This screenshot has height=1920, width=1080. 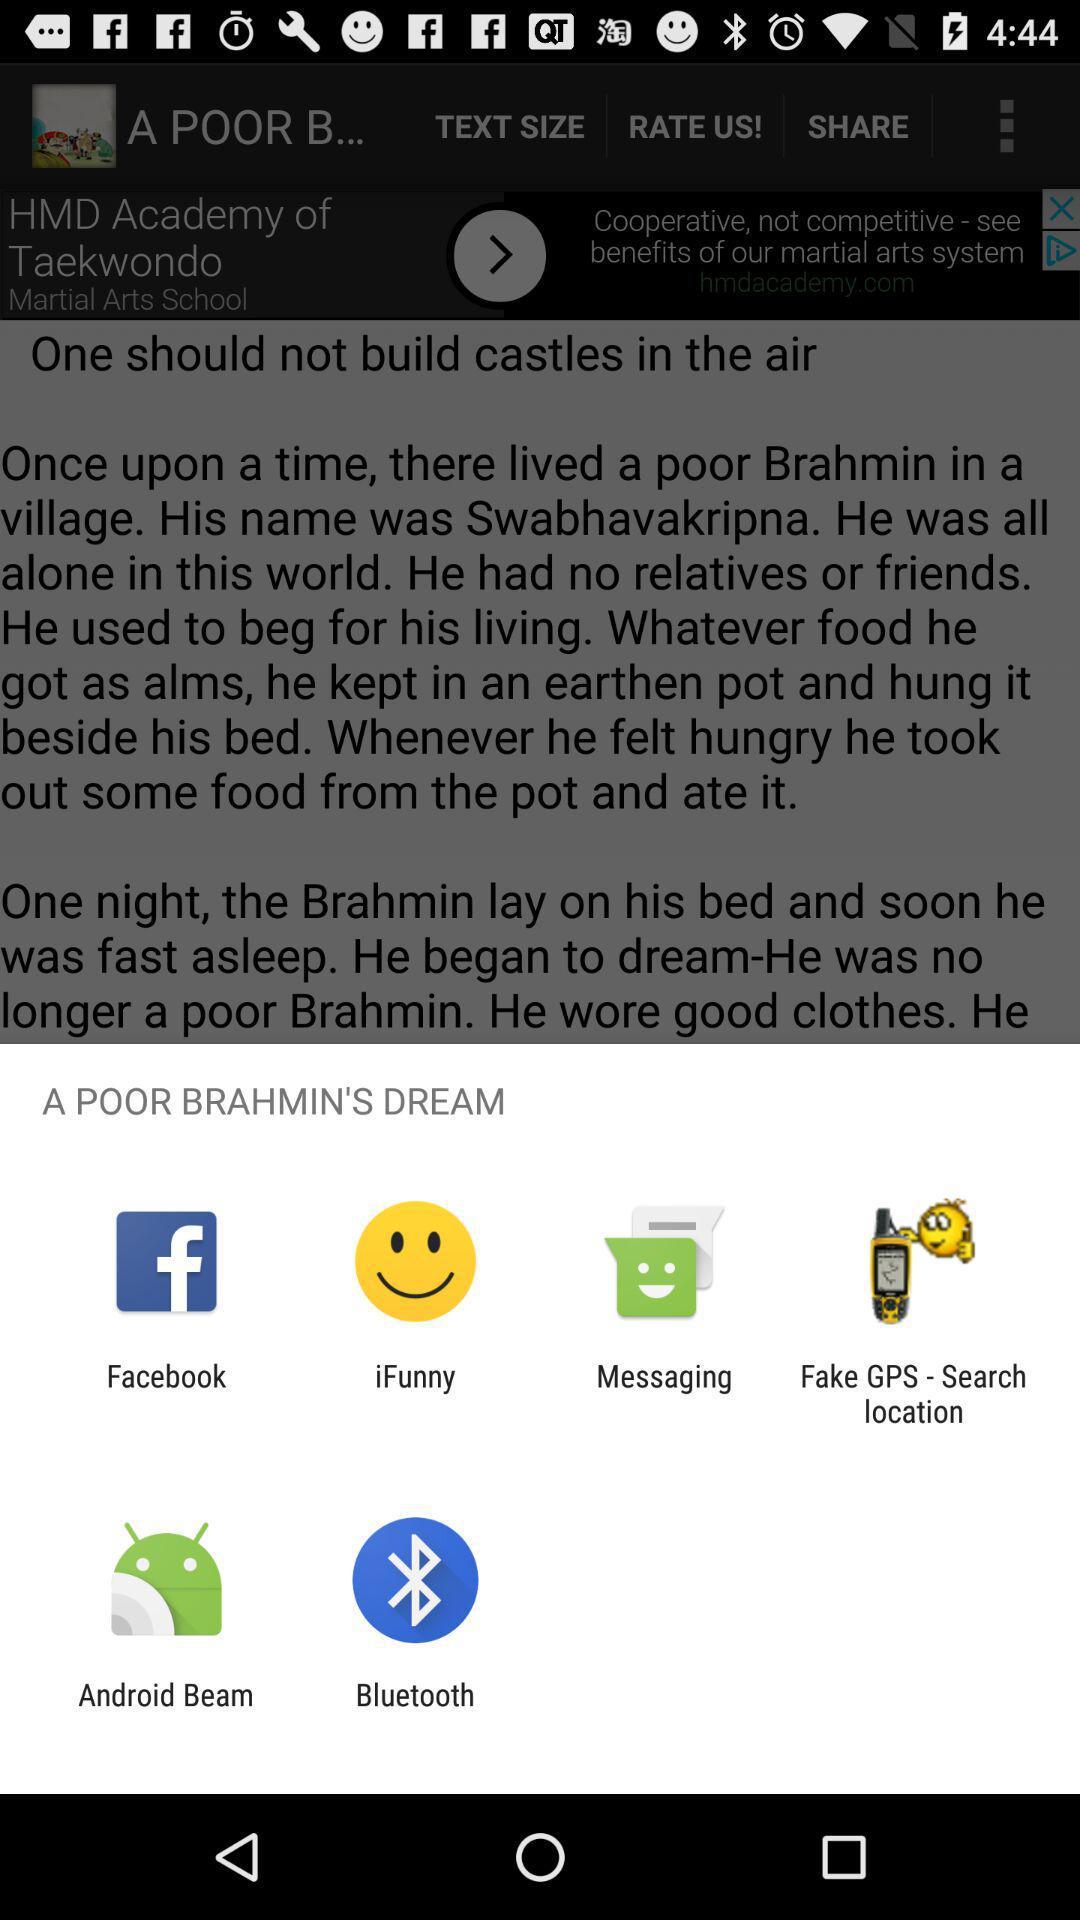 I want to click on app to the left of bluetooth icon, so click(x=165, y=1711).